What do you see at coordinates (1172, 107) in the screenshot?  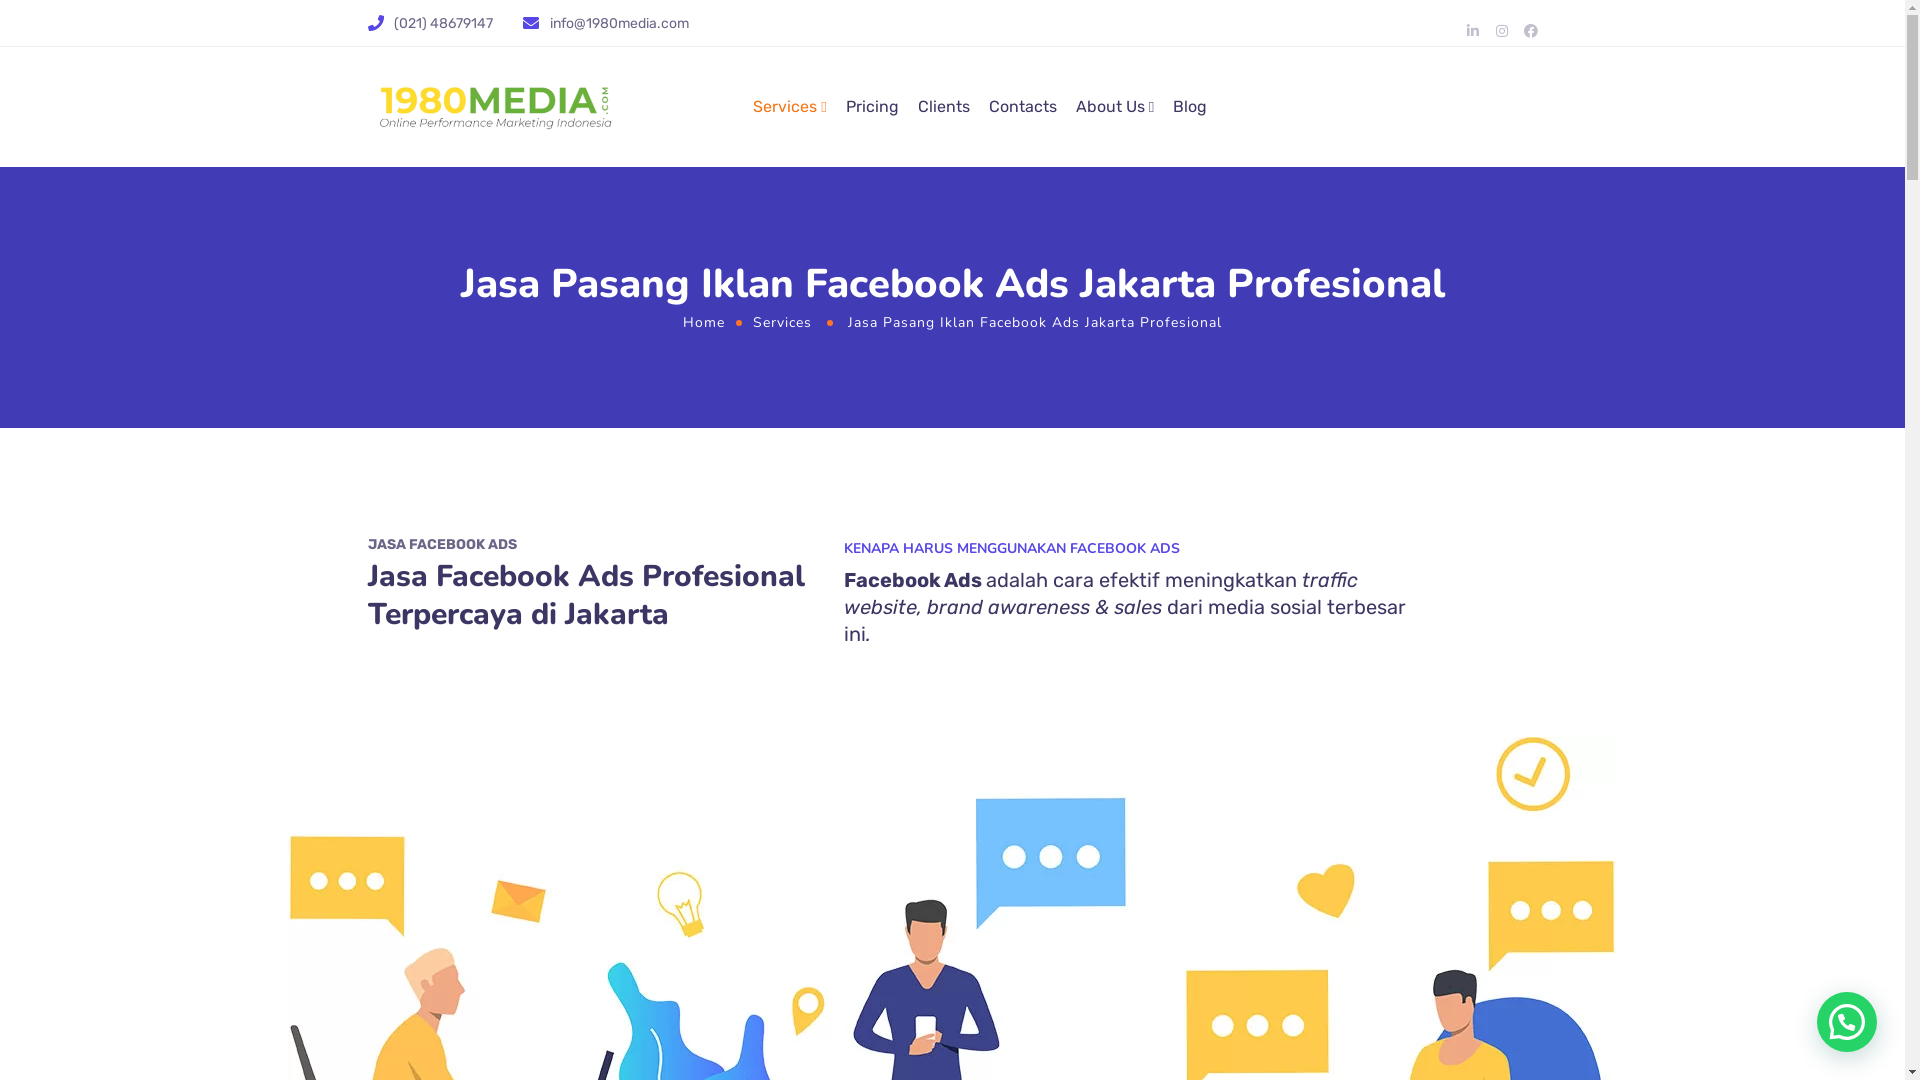 I see `'Blog'` at bounding box center [1172, 107].